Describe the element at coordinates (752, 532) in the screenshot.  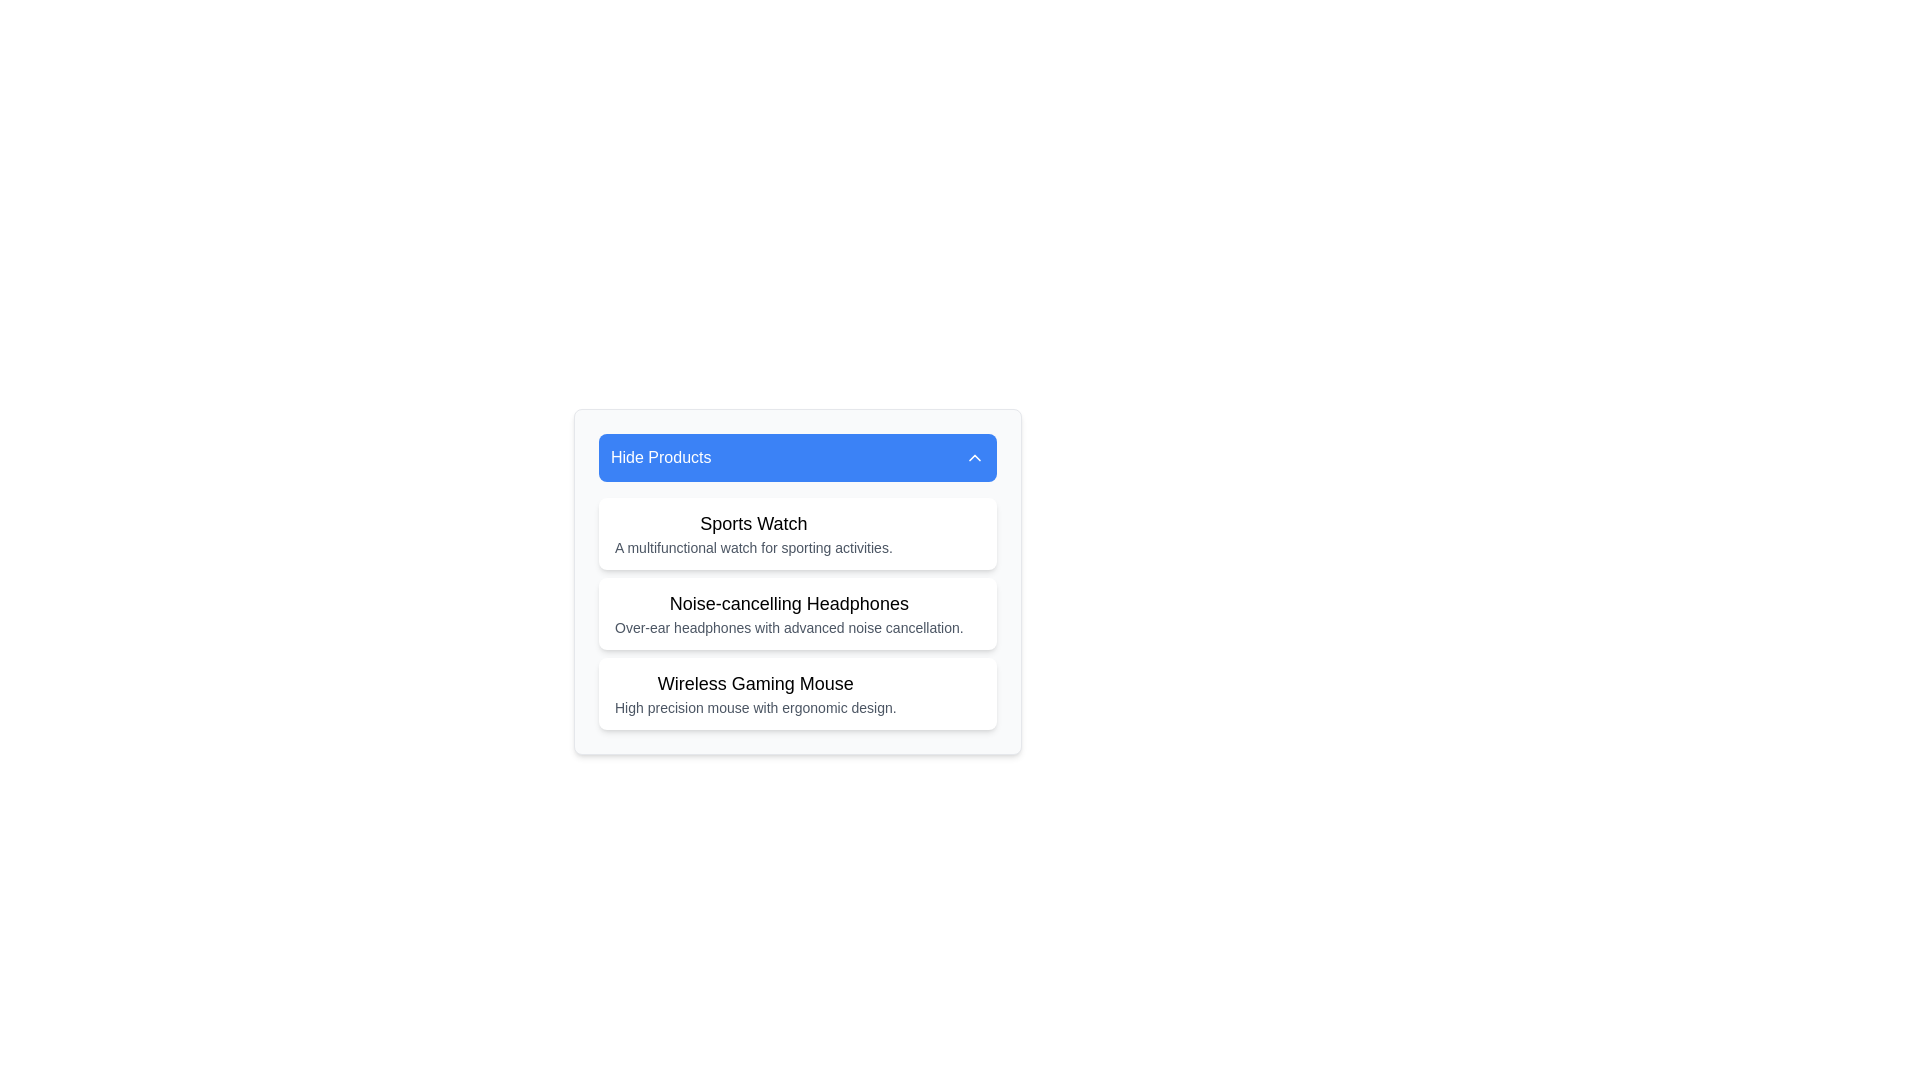
I see `the text content display that serves as a description block for a product, located in the card under the blue header 'Hide Products.'` at that location.